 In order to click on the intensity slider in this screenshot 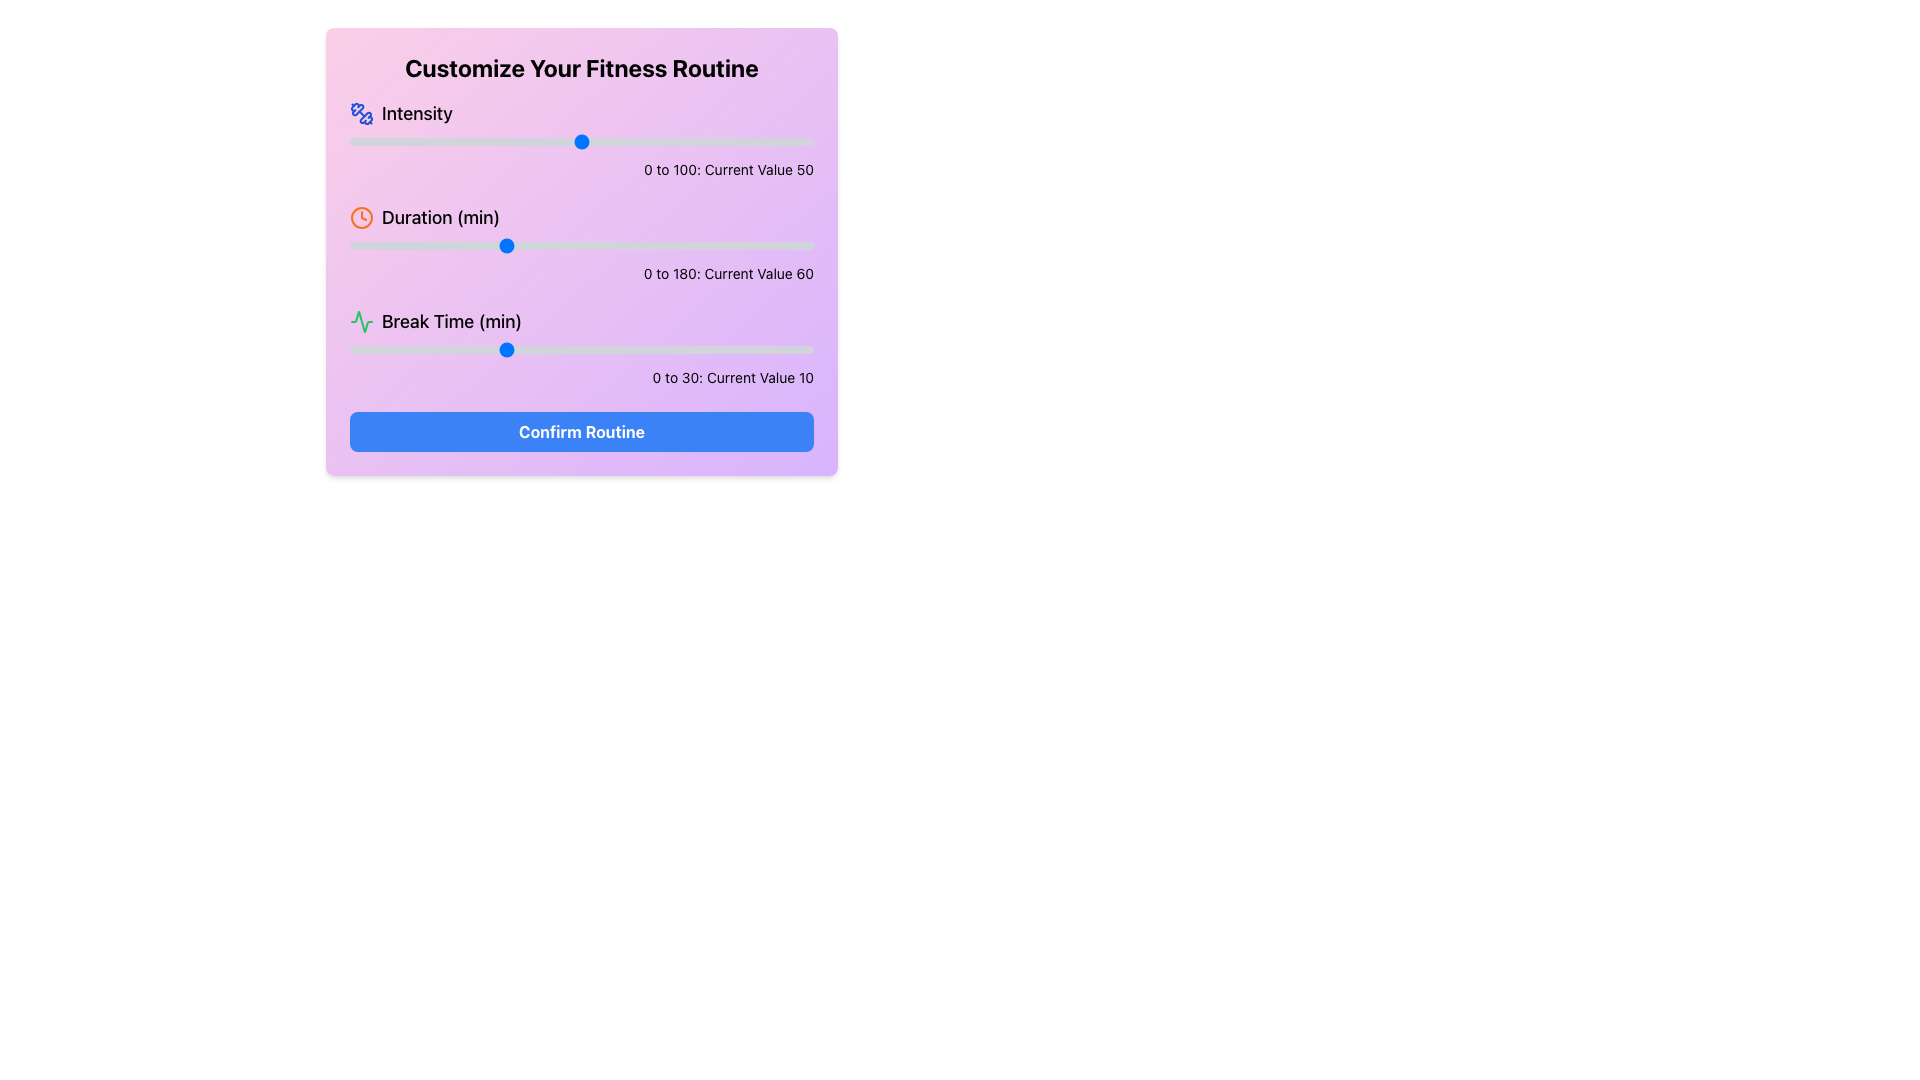, I will do `click(512, 141)`.